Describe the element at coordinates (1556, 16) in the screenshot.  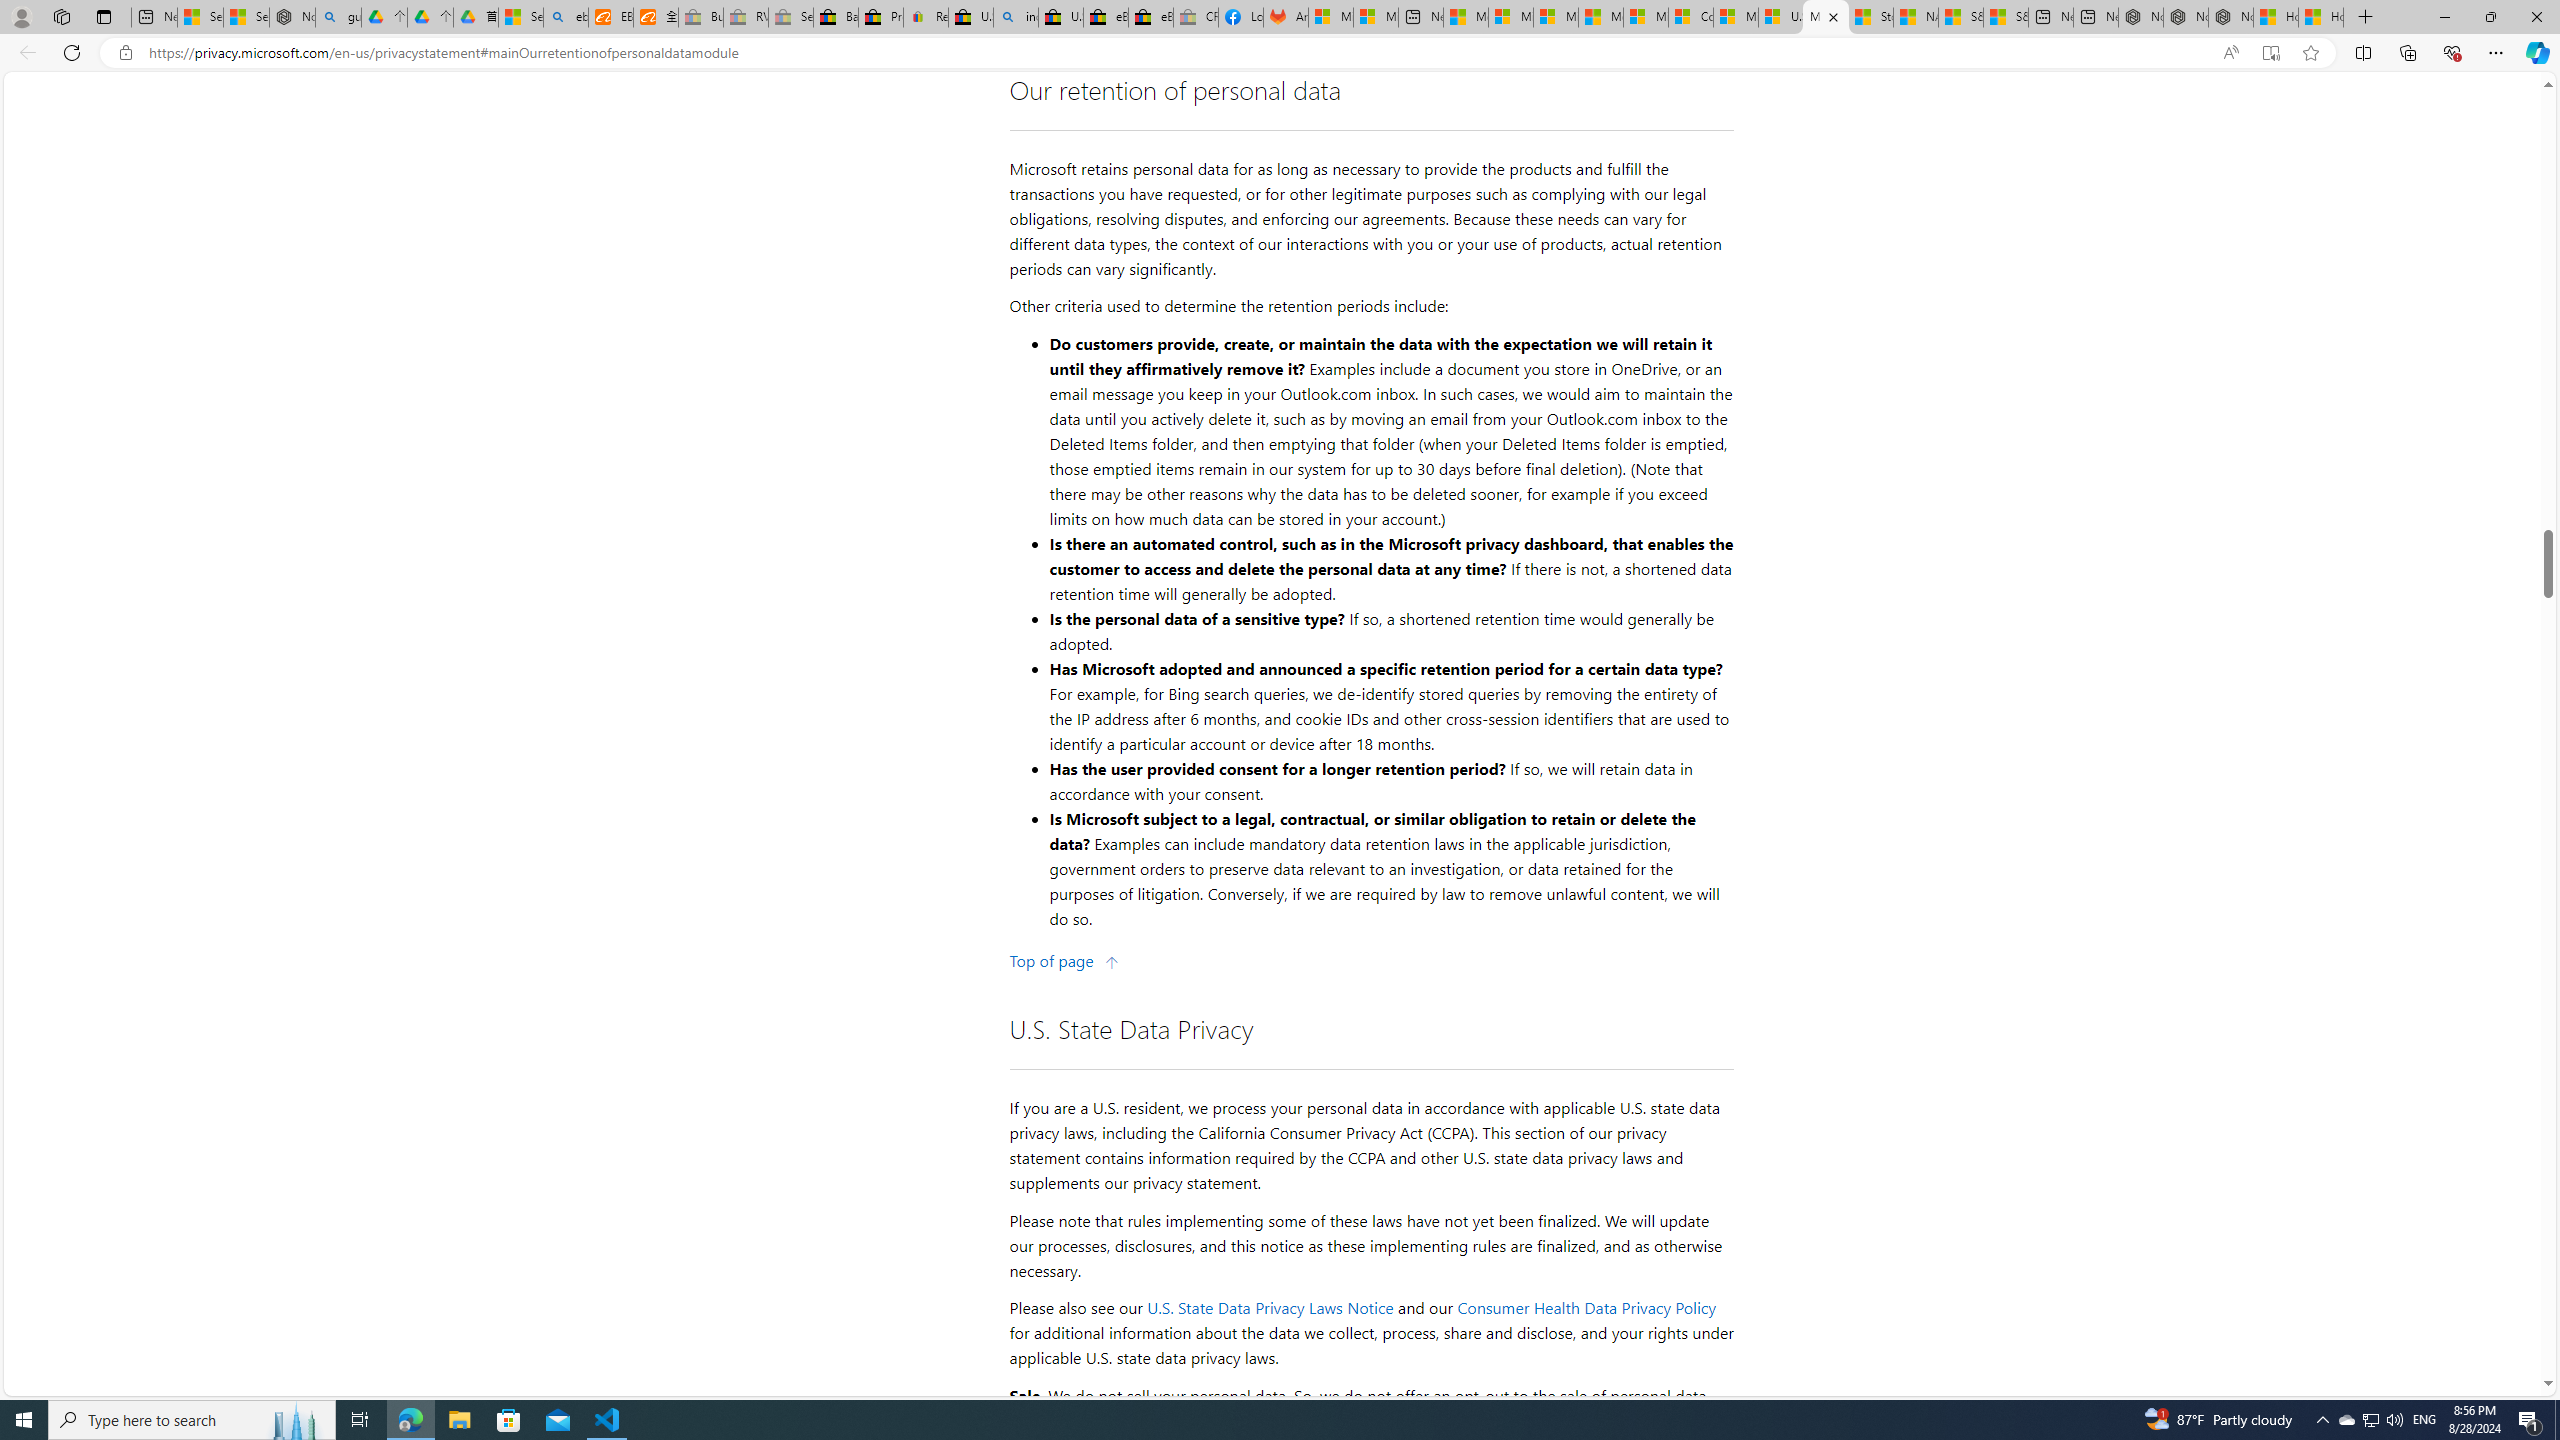
I see `'Microsoft account | Home'` at that location.